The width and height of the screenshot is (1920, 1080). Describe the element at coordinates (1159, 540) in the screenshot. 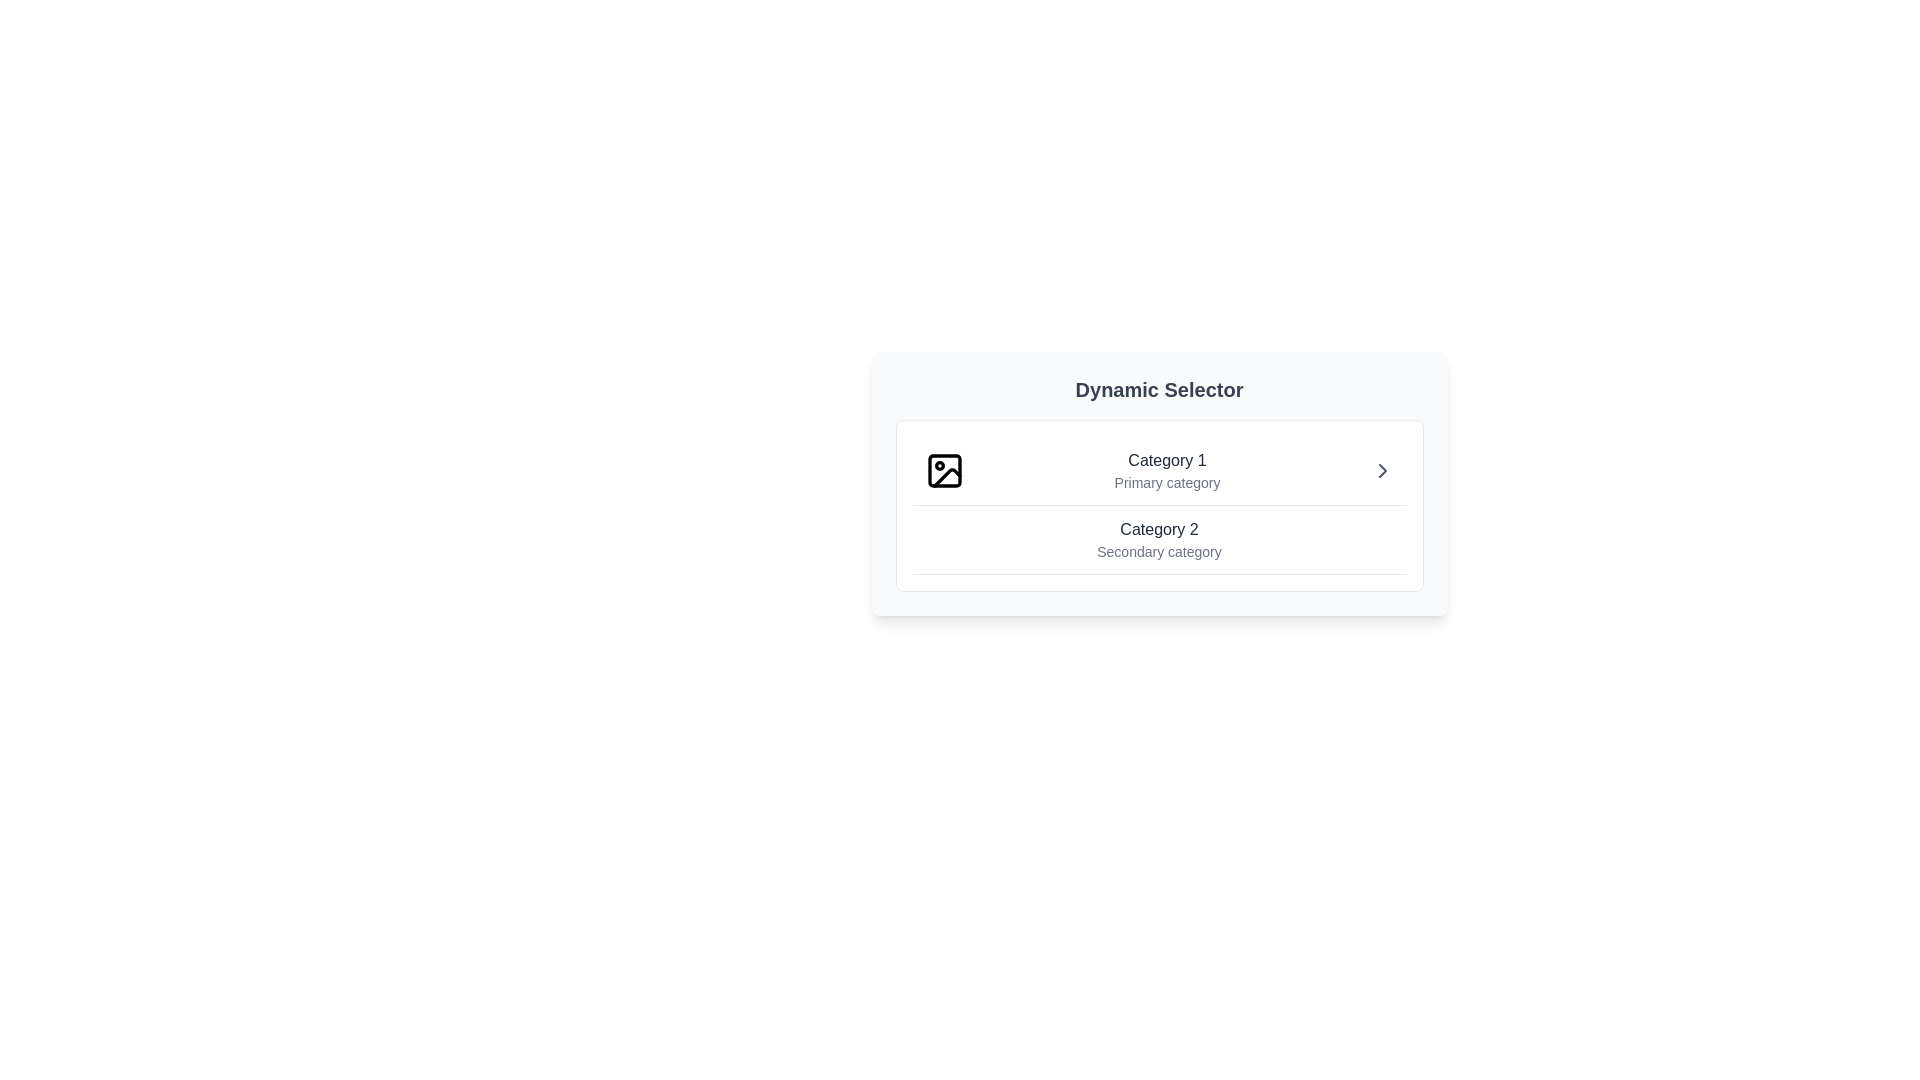

I see `the navigation text labeled 'Category 2'` at that location.